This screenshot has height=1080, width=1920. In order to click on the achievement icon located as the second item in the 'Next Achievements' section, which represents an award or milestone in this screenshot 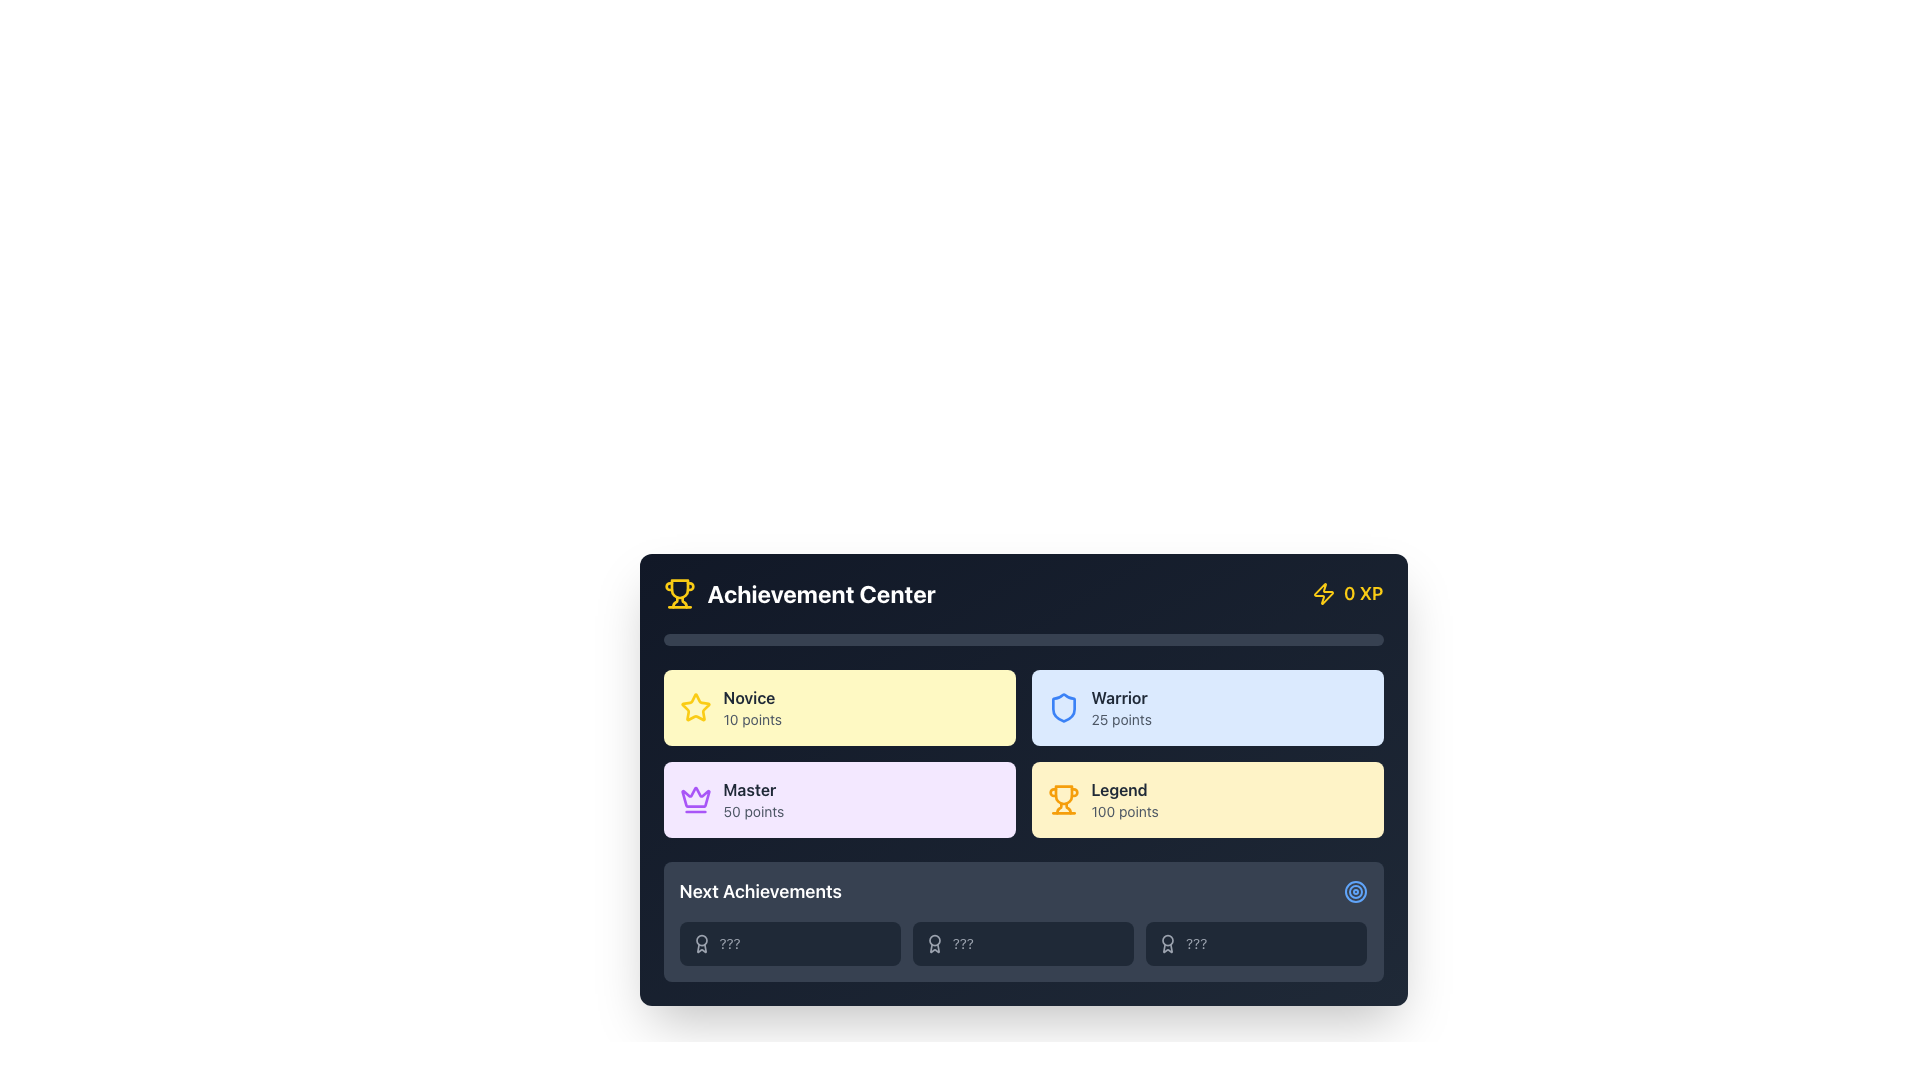, I will do `click(933, 944)`.